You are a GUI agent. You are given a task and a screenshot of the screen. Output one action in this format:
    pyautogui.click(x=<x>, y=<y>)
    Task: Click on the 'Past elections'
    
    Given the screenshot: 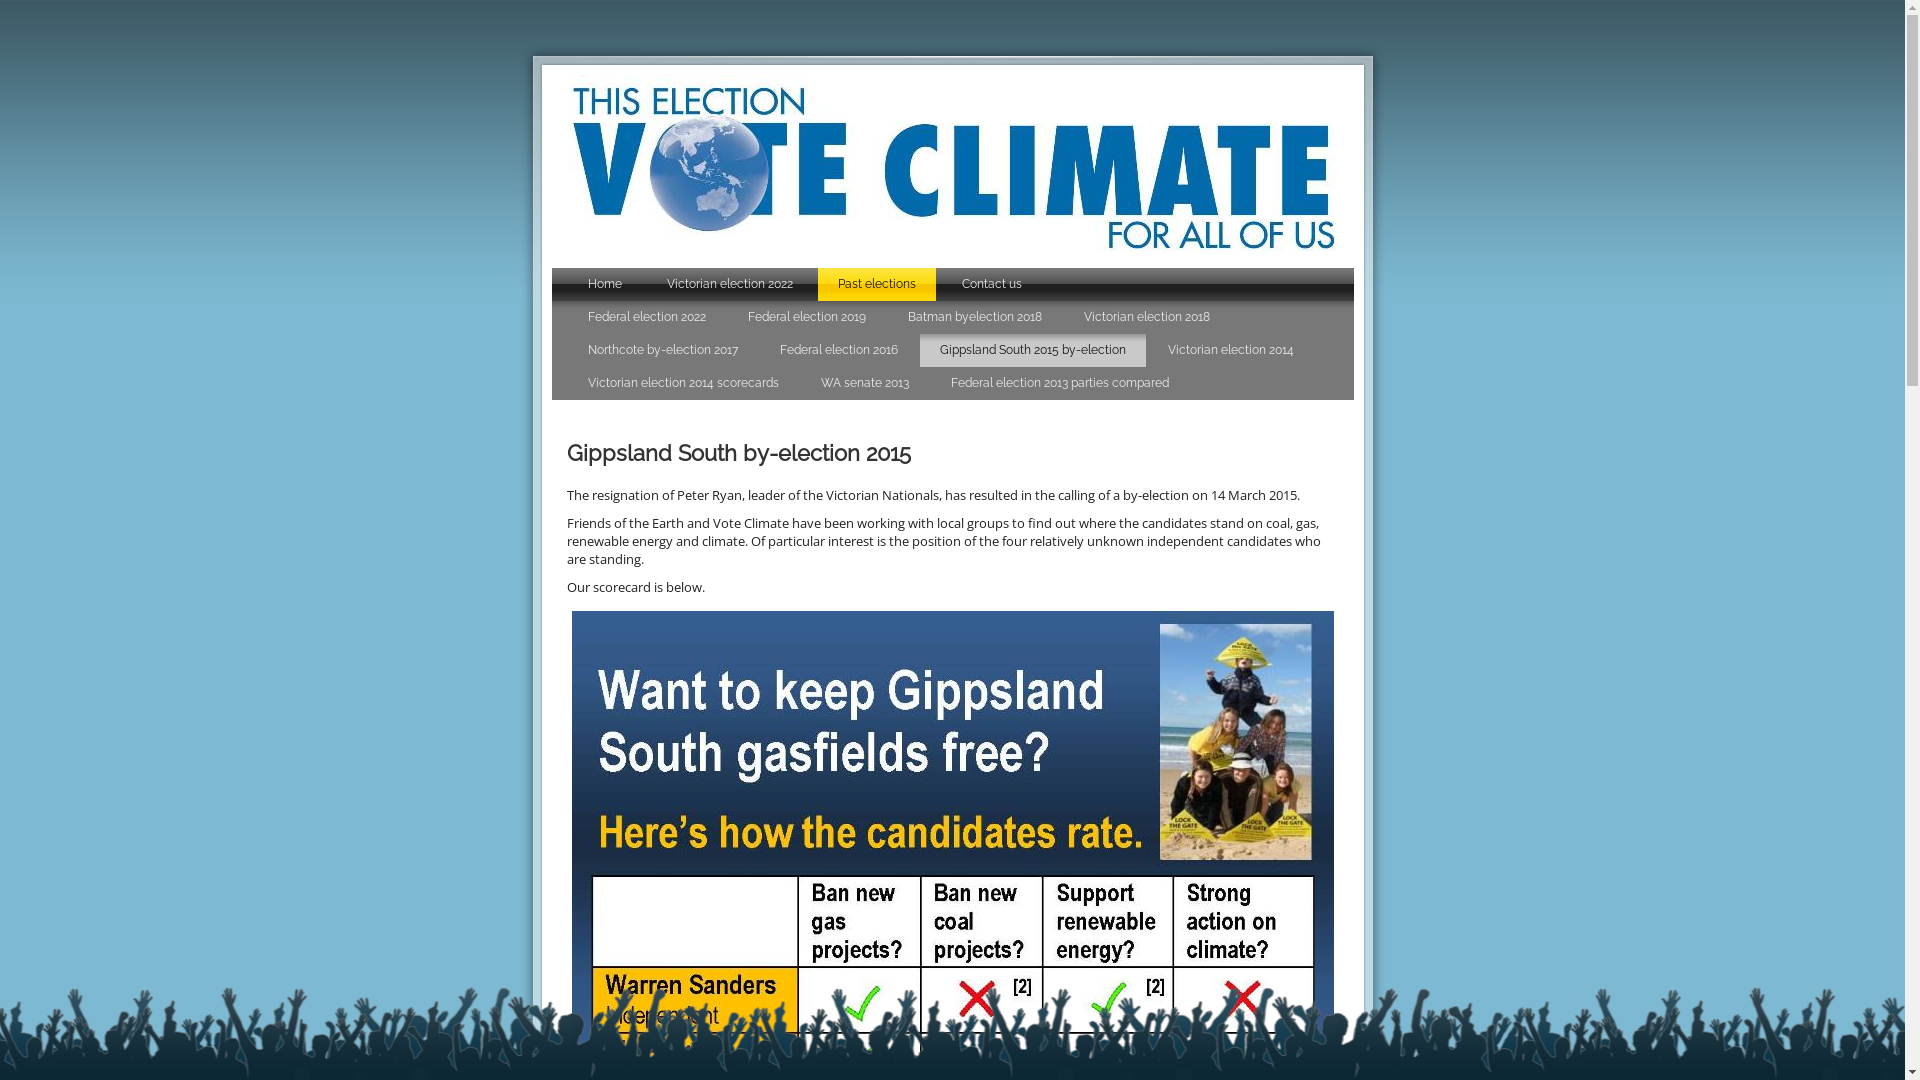 What is the action you would take?
    pyautogui.click(x=877, y=284)
    